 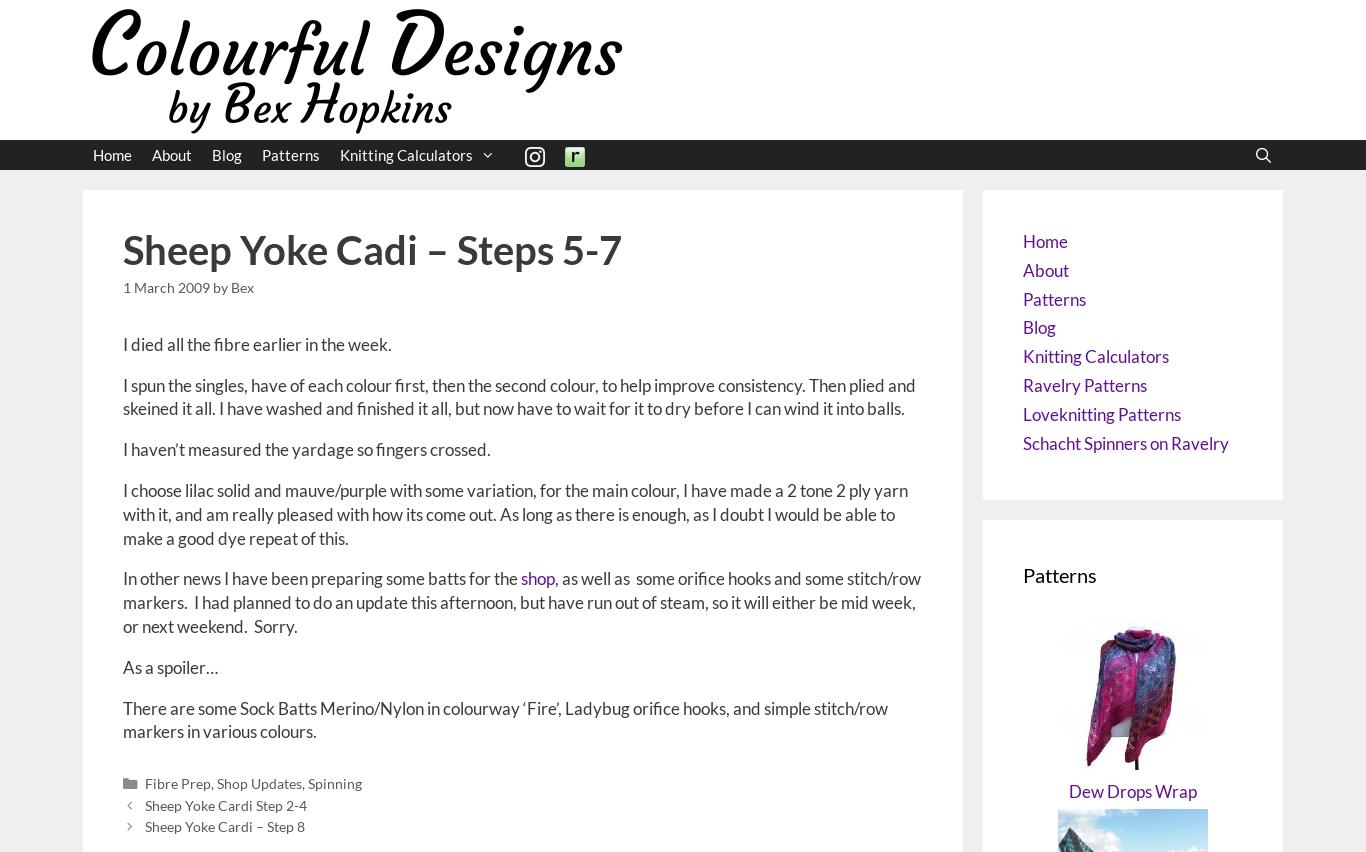 What do you see at coordinates (121, 513) in the screenshot?
I see `'I choose lilac solid and mauve/purple with some variation, for the main colour, I have made a 2 tone 2 ply yarn with it, and am really pleased with how its come out. As long as there is enough, as I doubt I would be able to make a good dye repeat of this.'` at bounding box center [121, 513].